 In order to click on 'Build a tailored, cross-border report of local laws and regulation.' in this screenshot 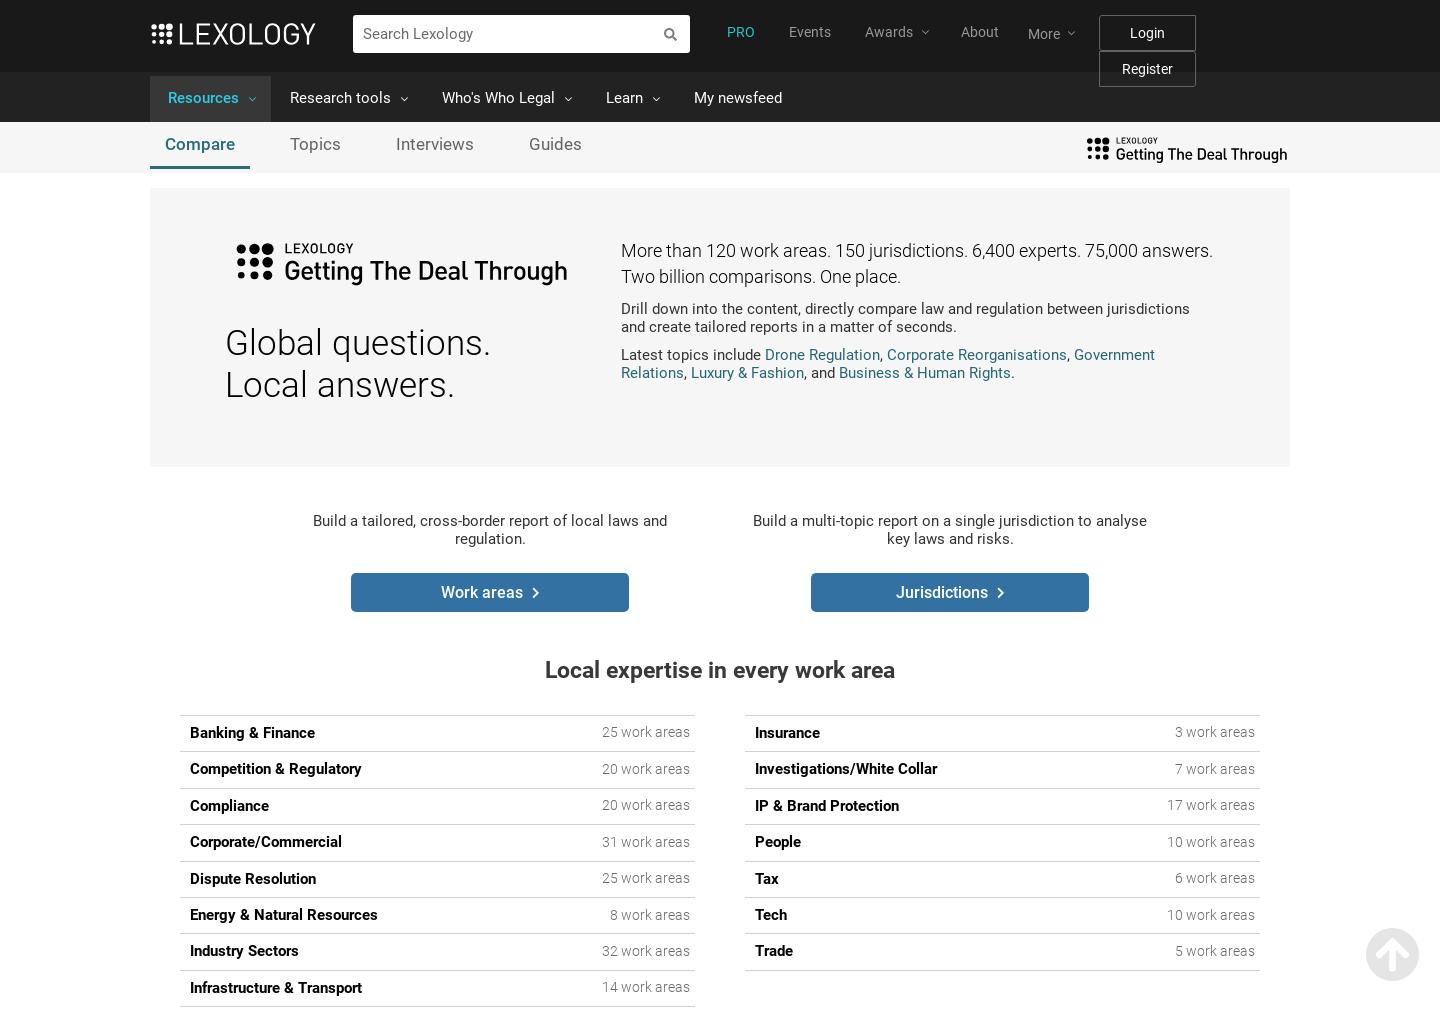, I will do `click(313, 529)`.